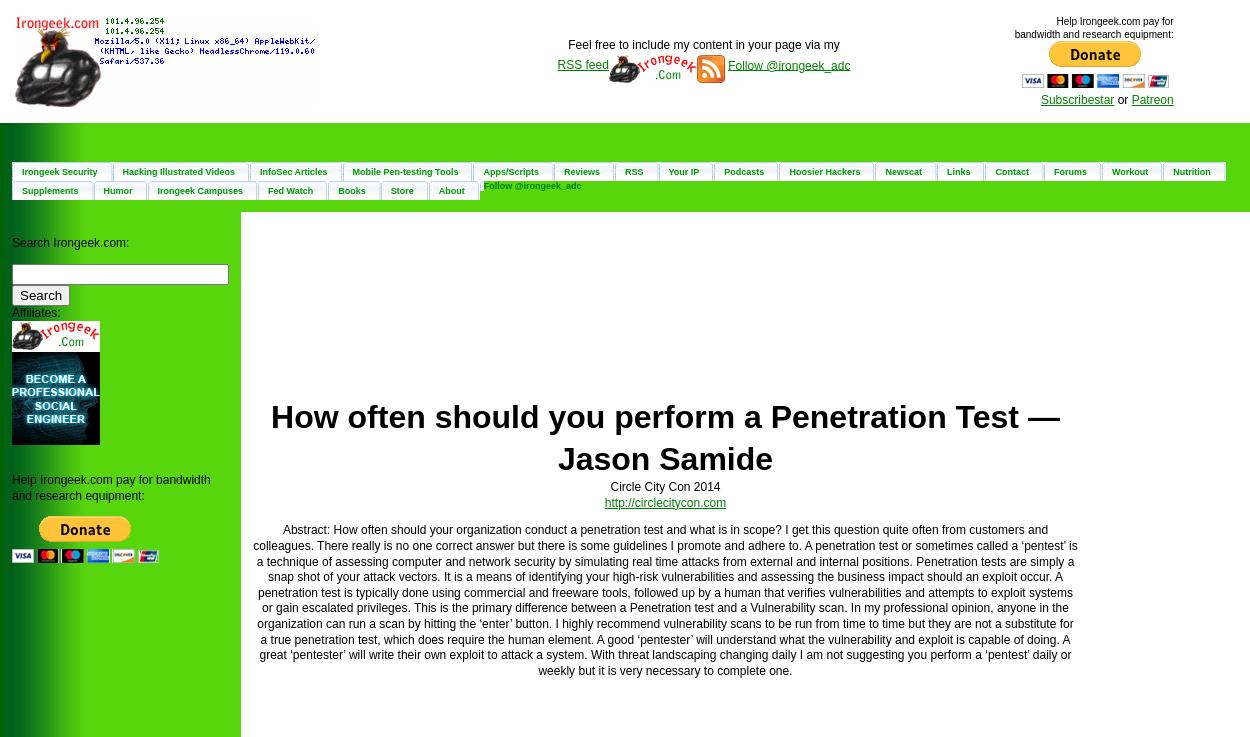 This screenshot has width=1250, height=737. Describe the element at coordinates (69, 242) in the screenshot. I see `'Search Irongeek.com:'` at that location.